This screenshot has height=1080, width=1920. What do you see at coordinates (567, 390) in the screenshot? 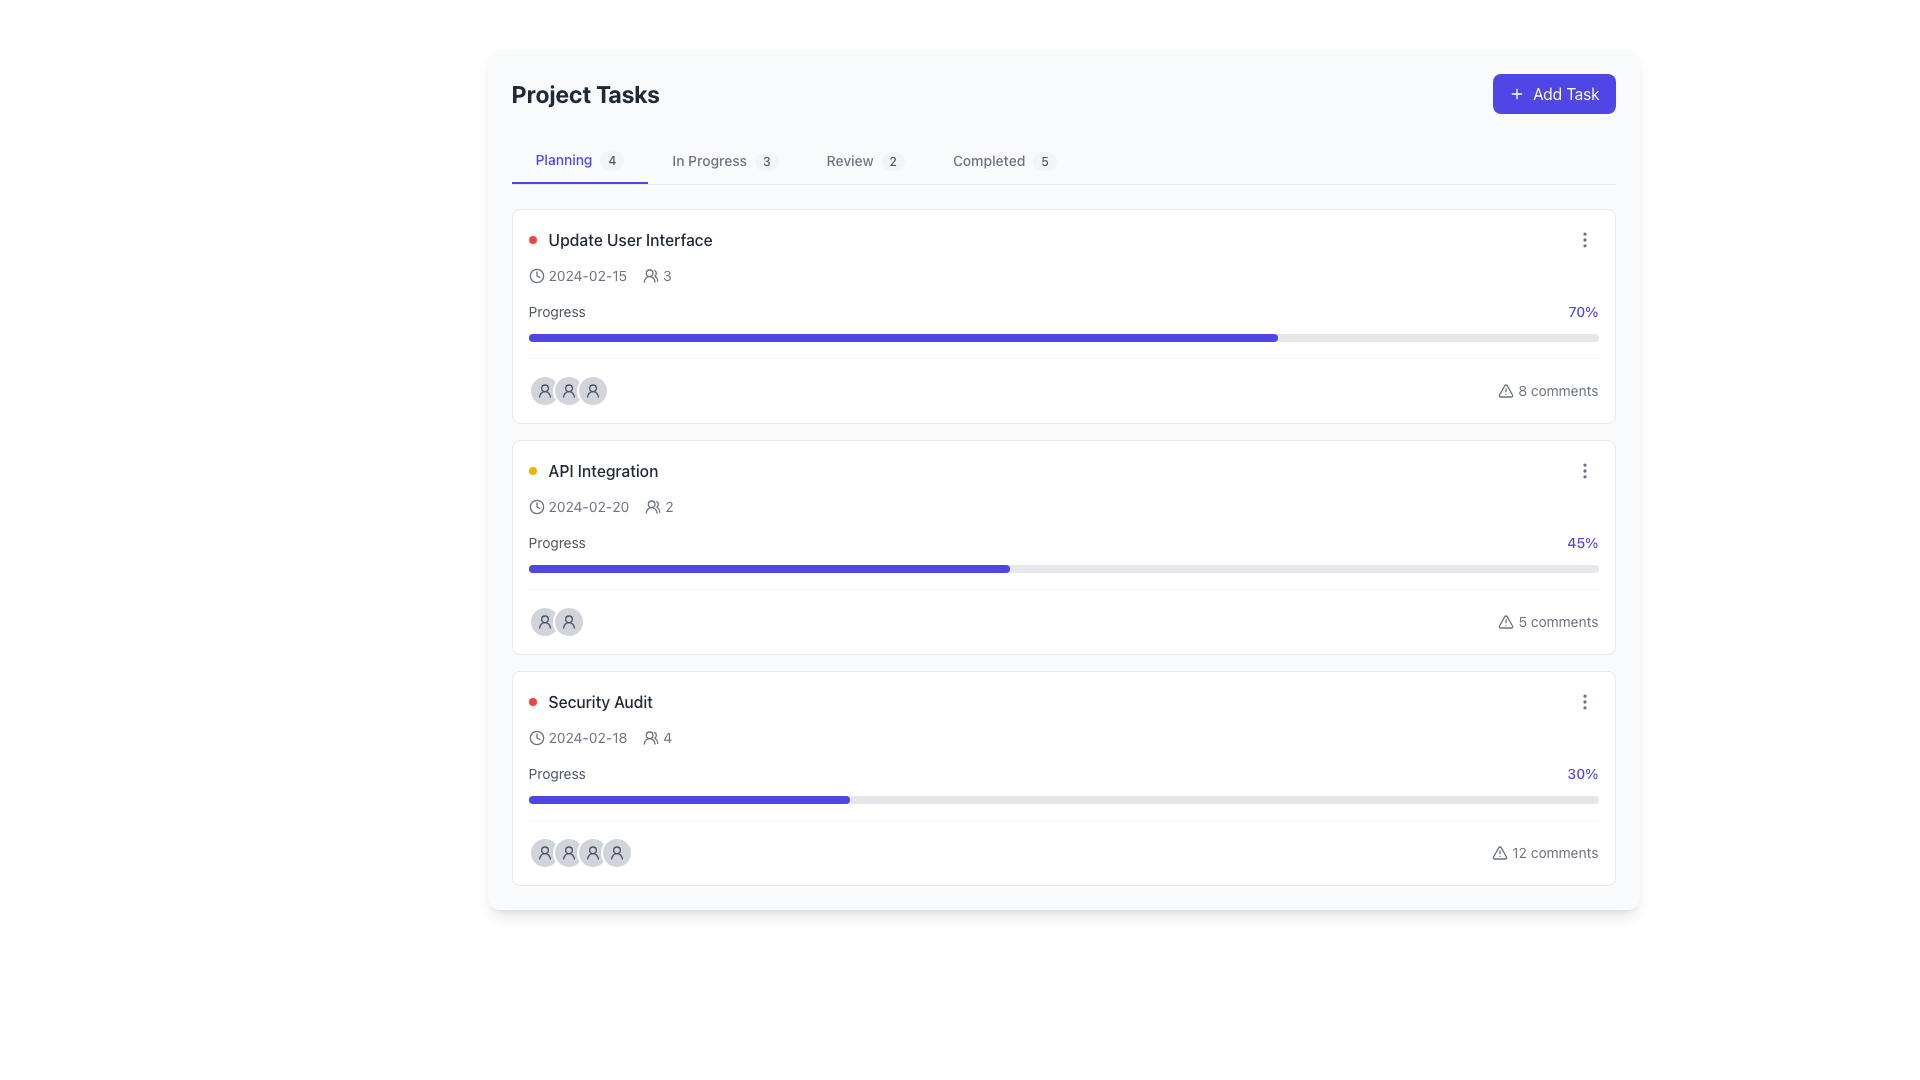
I see `the second circular user avatar component under the 'Update User Interface' task card in the 'Planning' section of the Project Tasks interface` at bounding box center [567, 390].